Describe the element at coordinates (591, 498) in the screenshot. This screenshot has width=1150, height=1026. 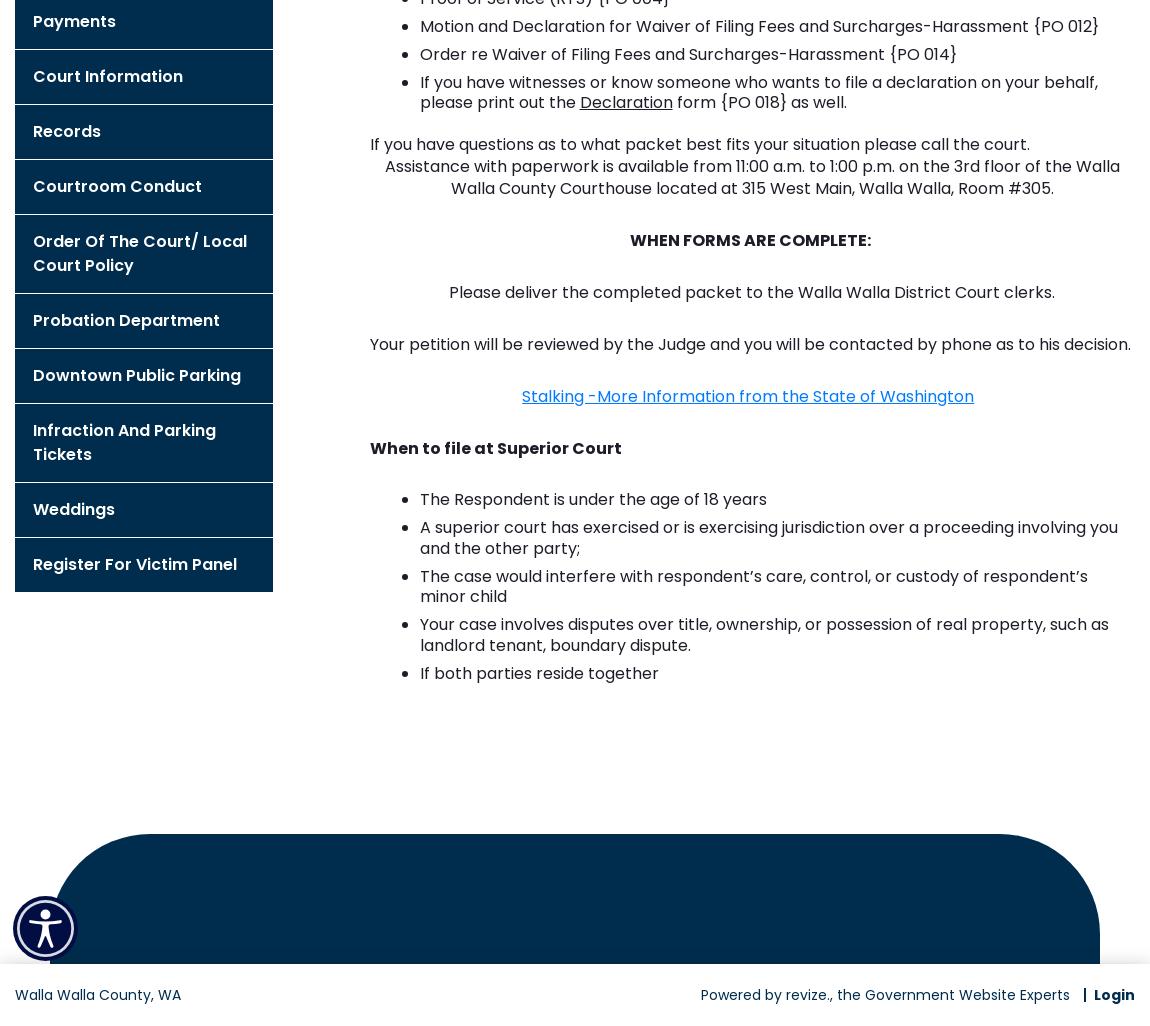
I see `'The Respondent is under the age of 18 years'` at that location.